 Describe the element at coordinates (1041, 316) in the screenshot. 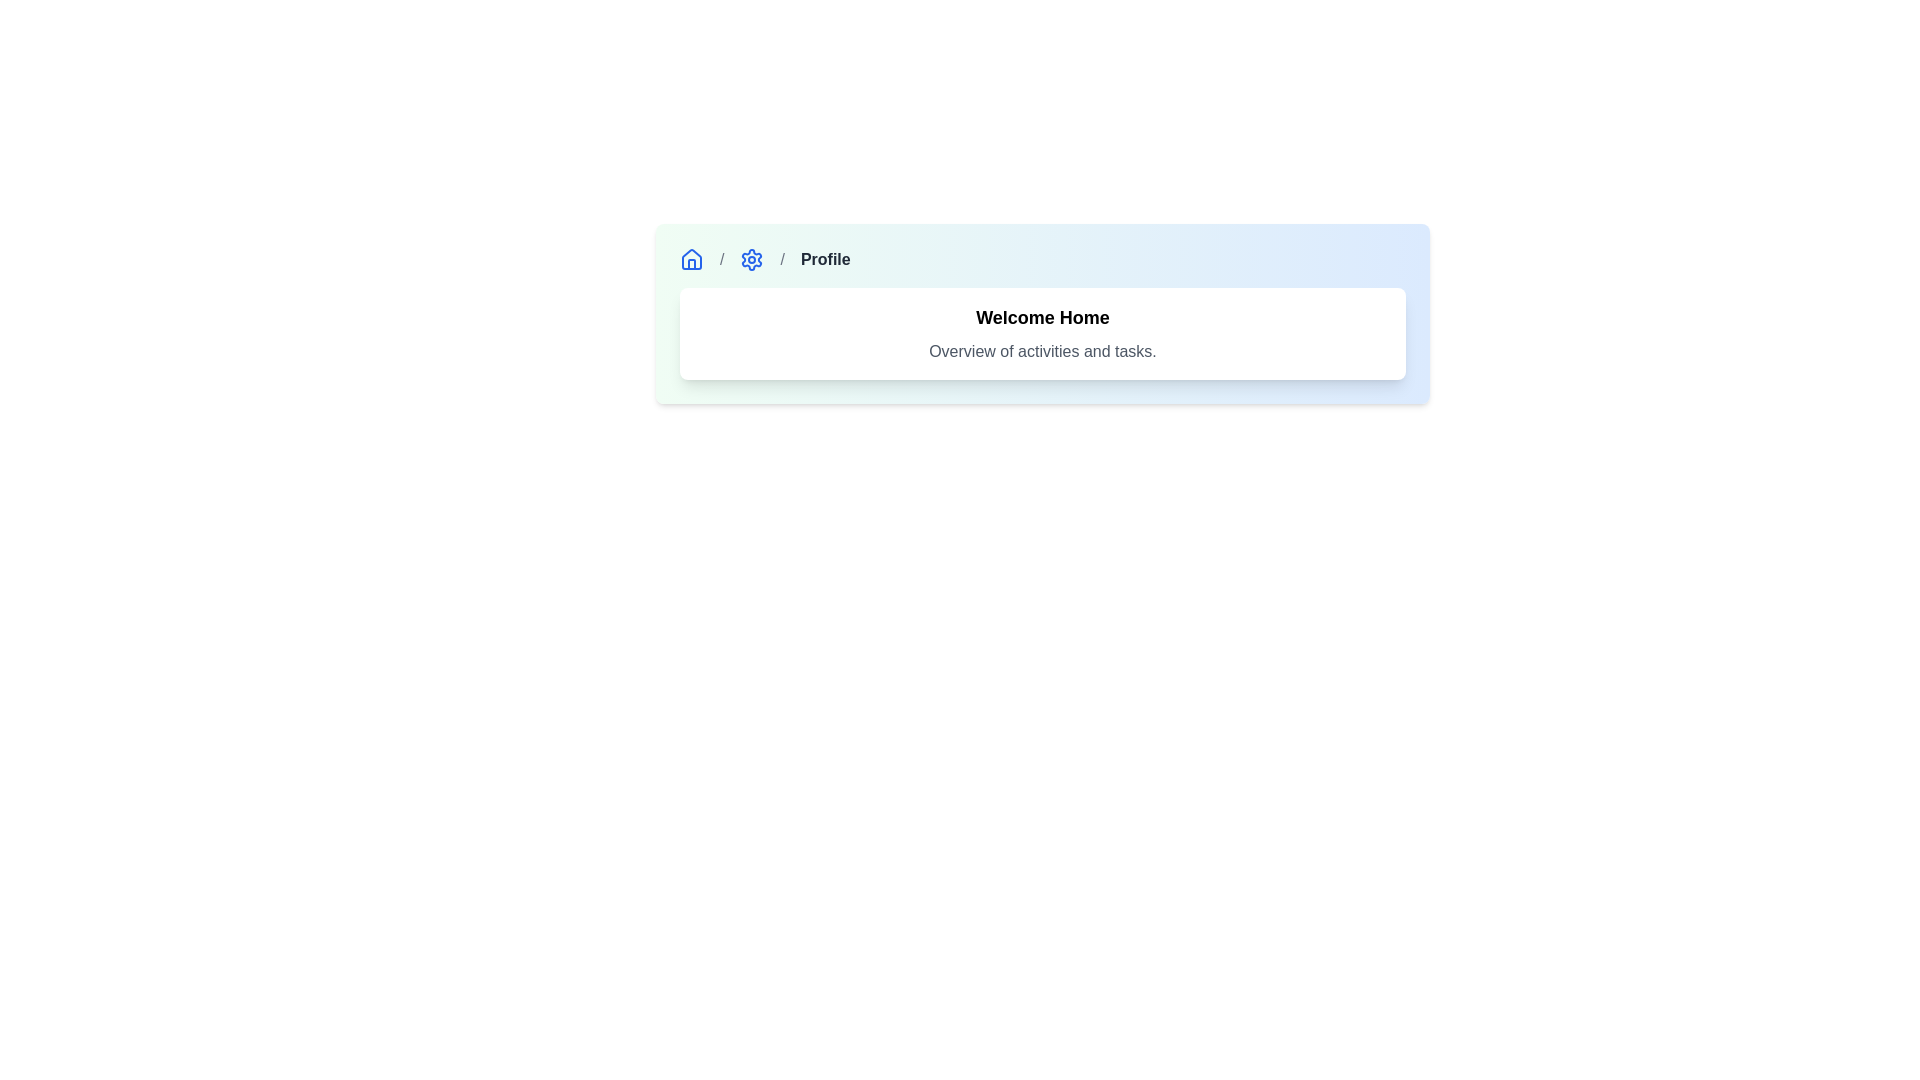

I see `text label that says 'Welcome Home', which is prominently displayed in bold and large font at the top of its section` at that location.